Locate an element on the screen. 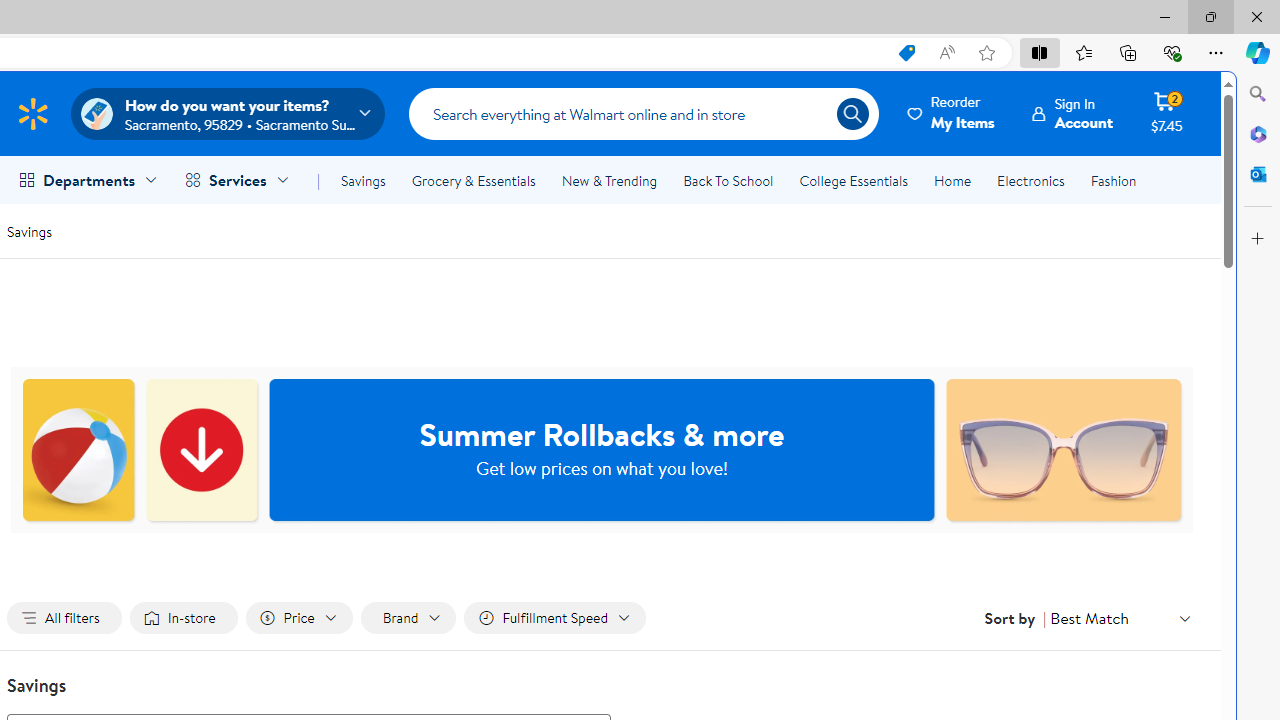 This screenshot has width=1280, height=720. 'Home' is located at coordinates (951, 181).